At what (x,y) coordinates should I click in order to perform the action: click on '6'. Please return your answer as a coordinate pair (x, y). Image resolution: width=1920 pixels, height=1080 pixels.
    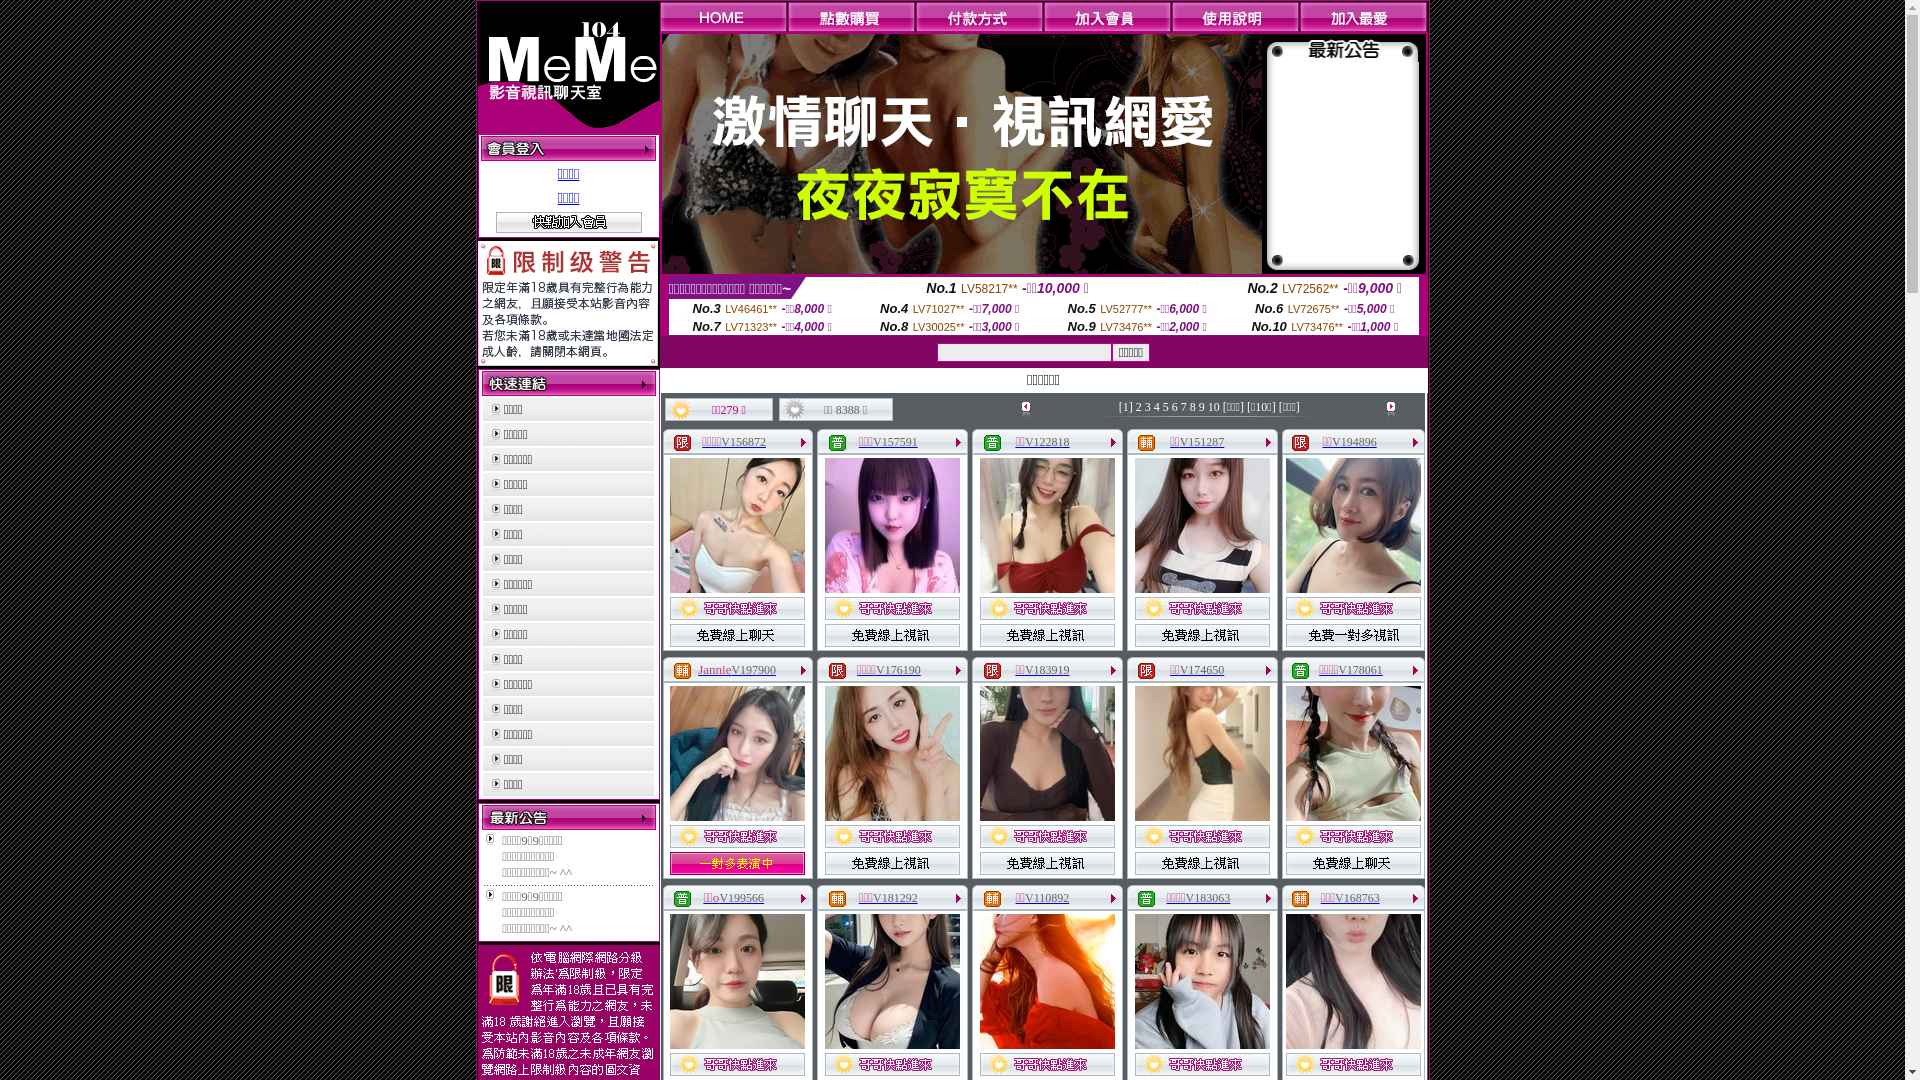
    Looking at the image, I should click on (1171, 406).